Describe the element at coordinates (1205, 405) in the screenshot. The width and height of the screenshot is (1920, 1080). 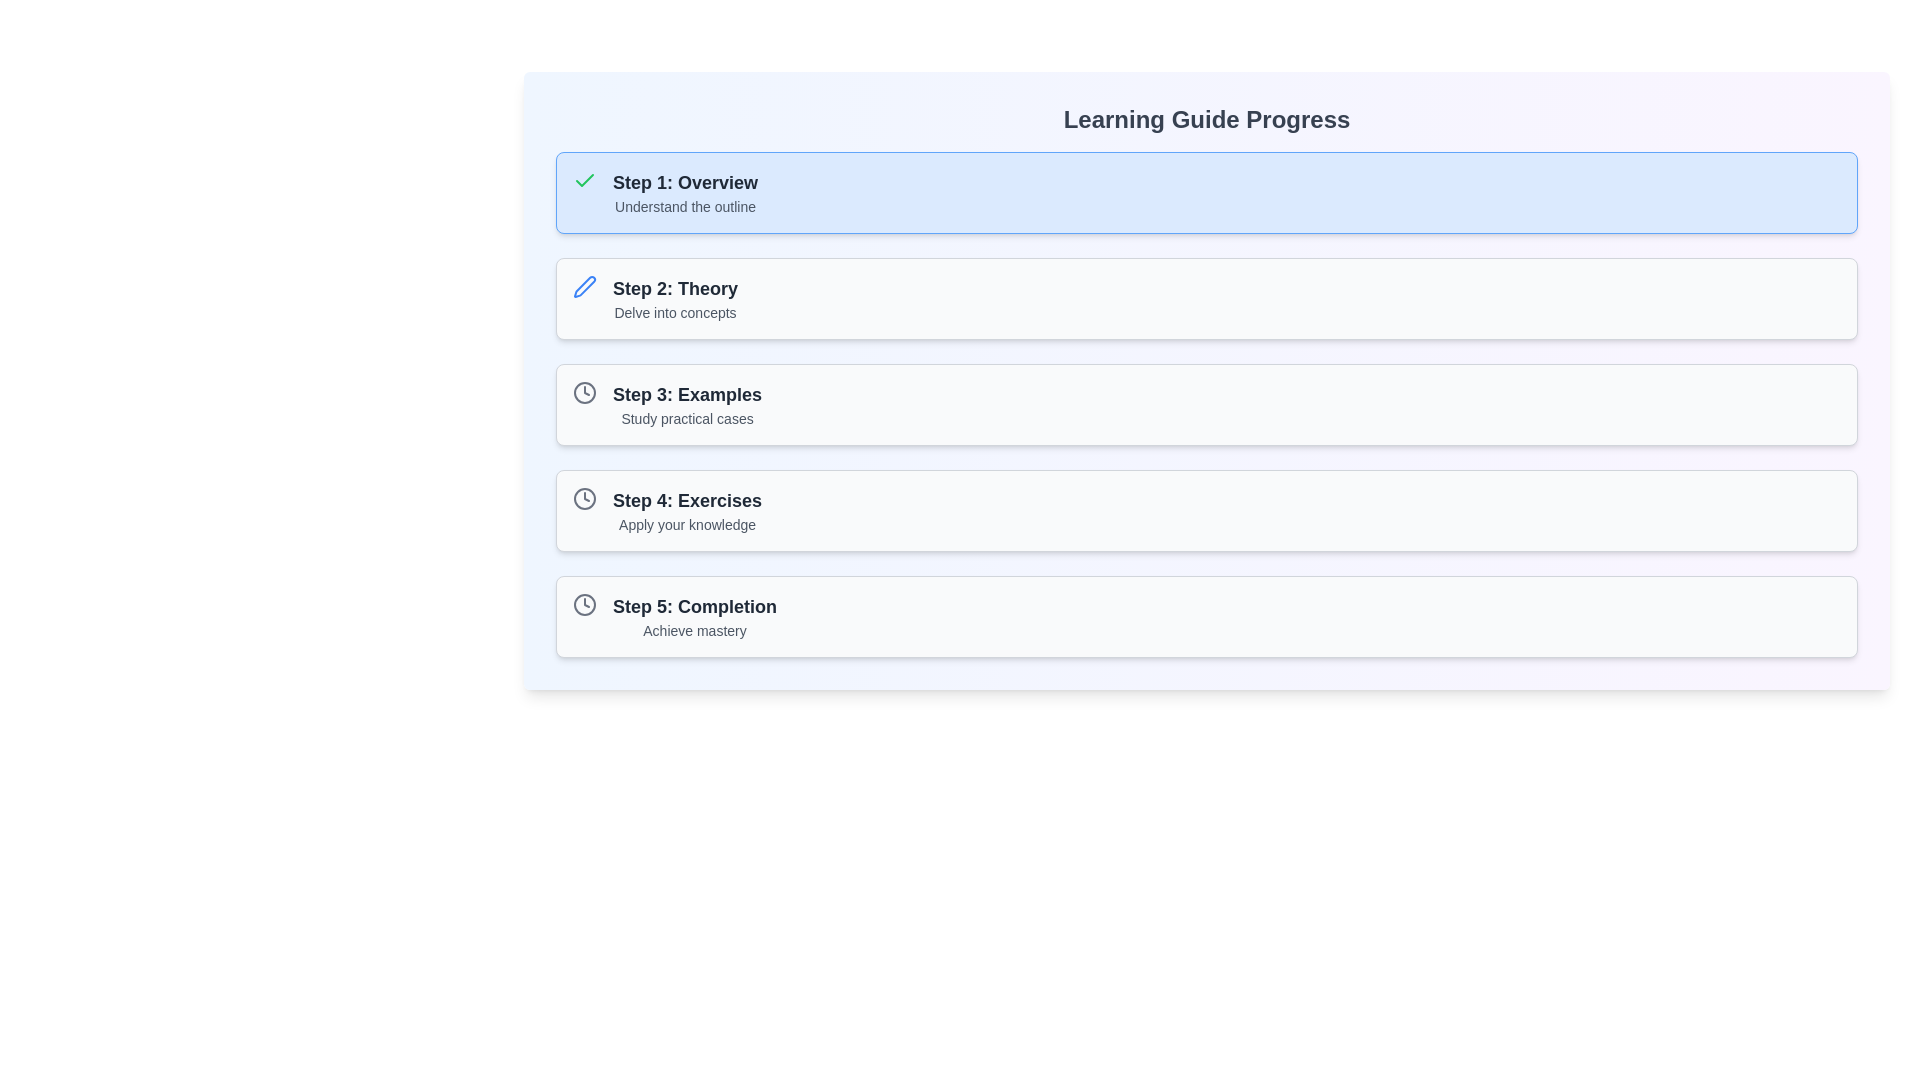
I see `the Card element representing a step in the progress guide` at that location.